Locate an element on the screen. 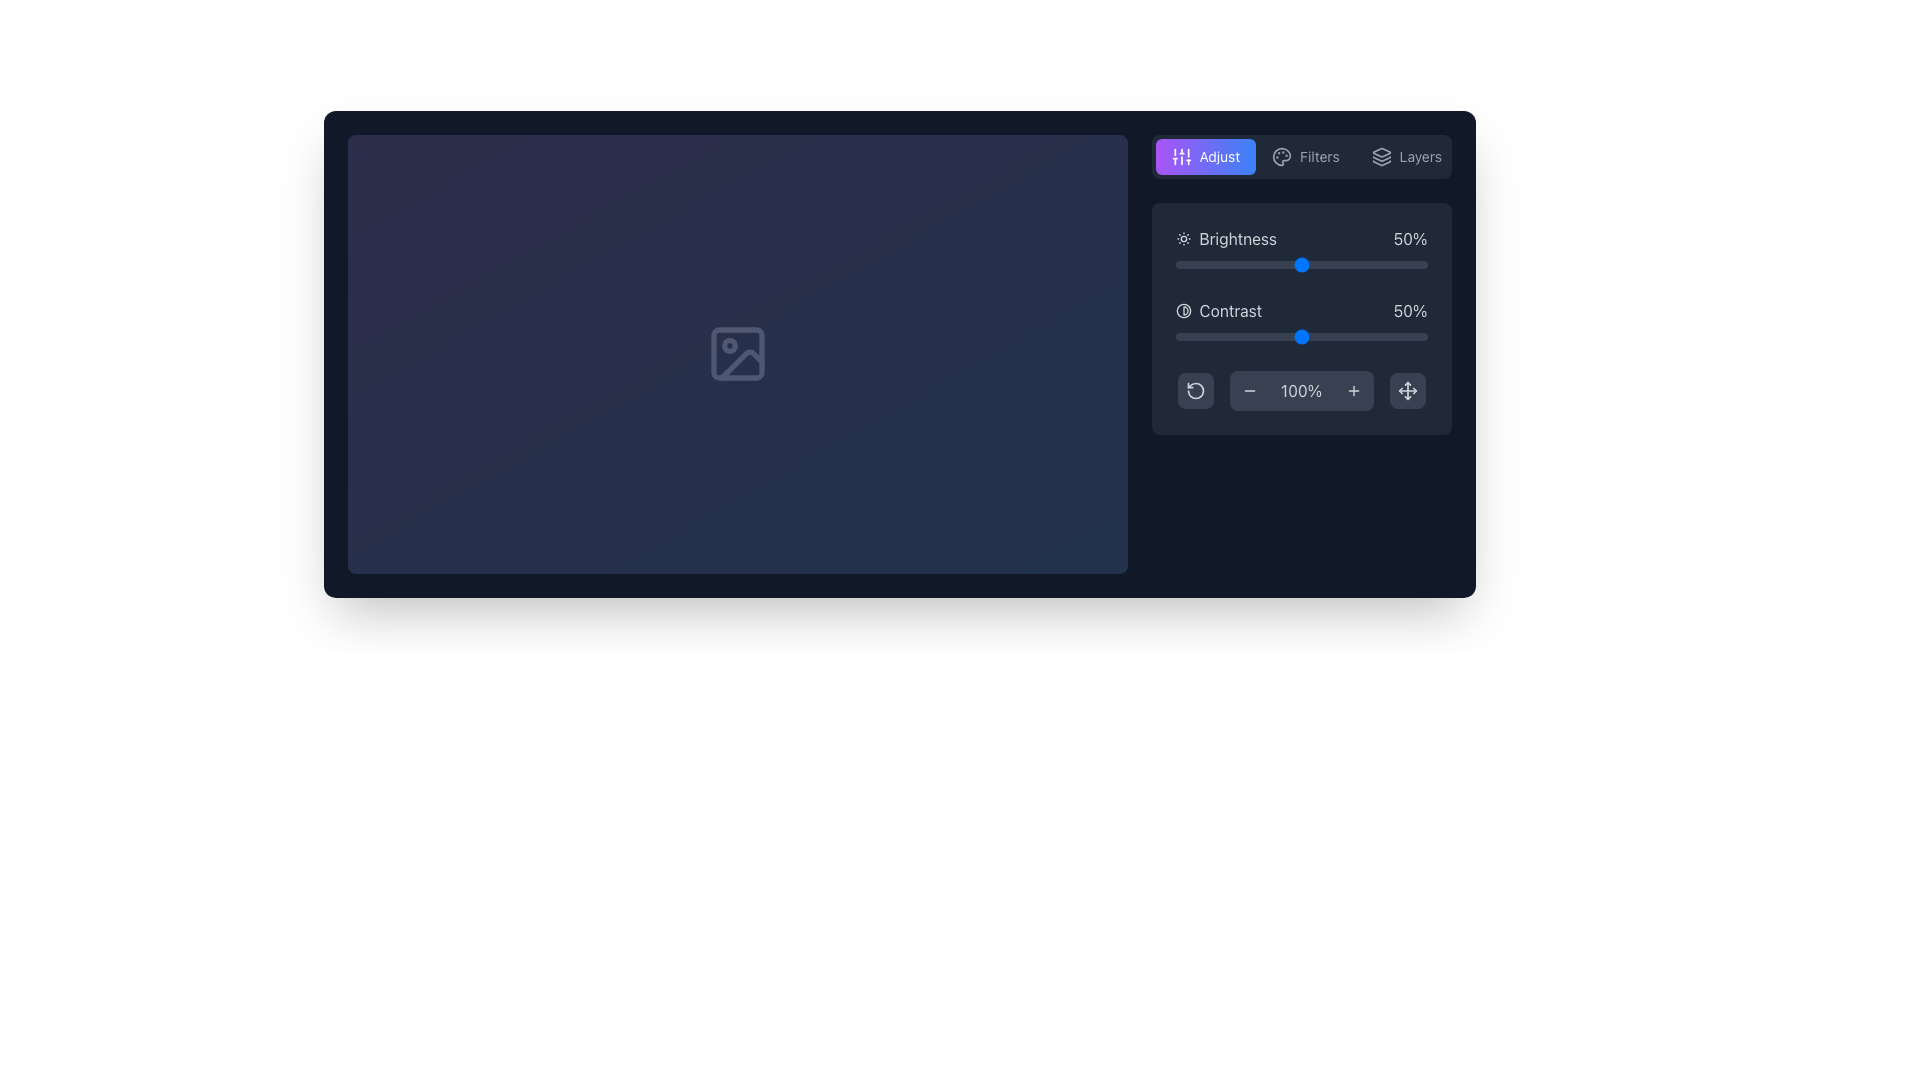 The height and width of the screenshot is (1080, 1920). the topmost triangular shape icon in the control panel that indicates layers or stacking features is located at coordinates (1380, 151).